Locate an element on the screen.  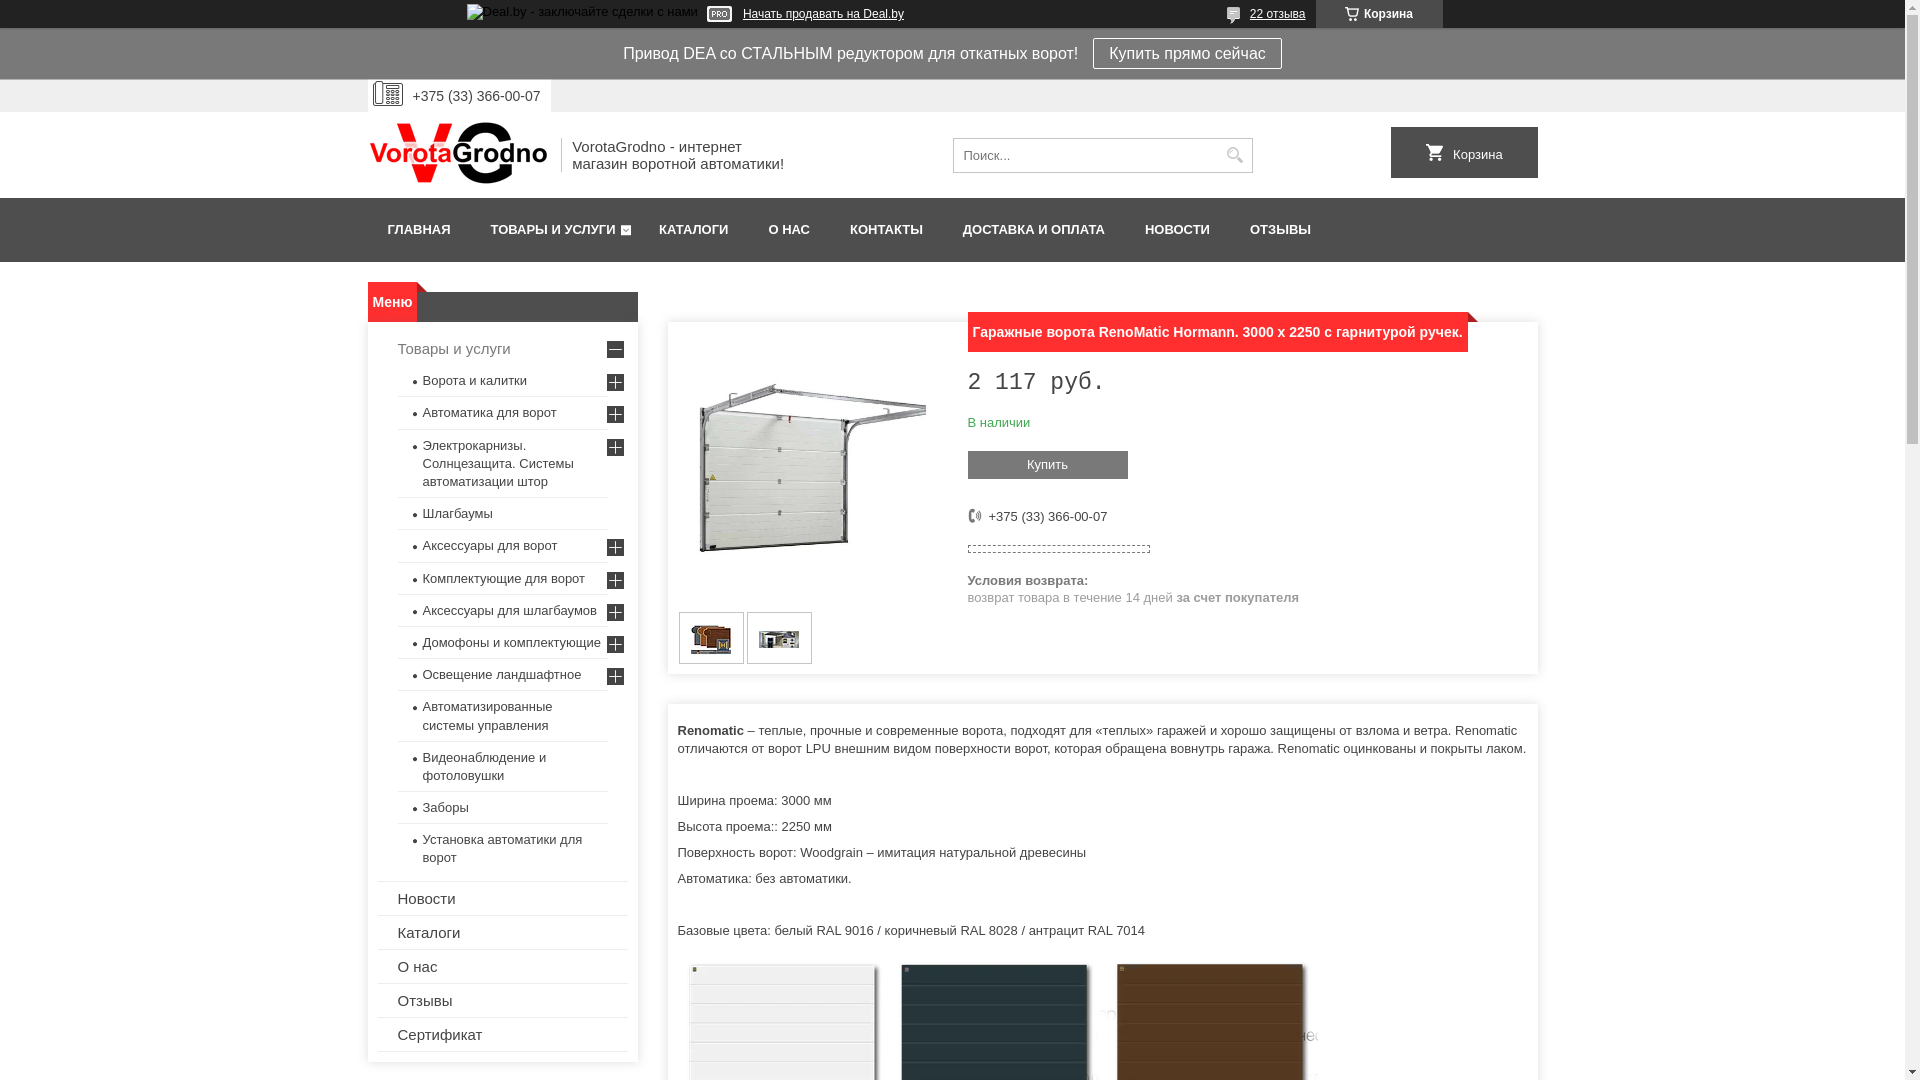
'VorotaGrodno' is located at coordinates (456, 153).